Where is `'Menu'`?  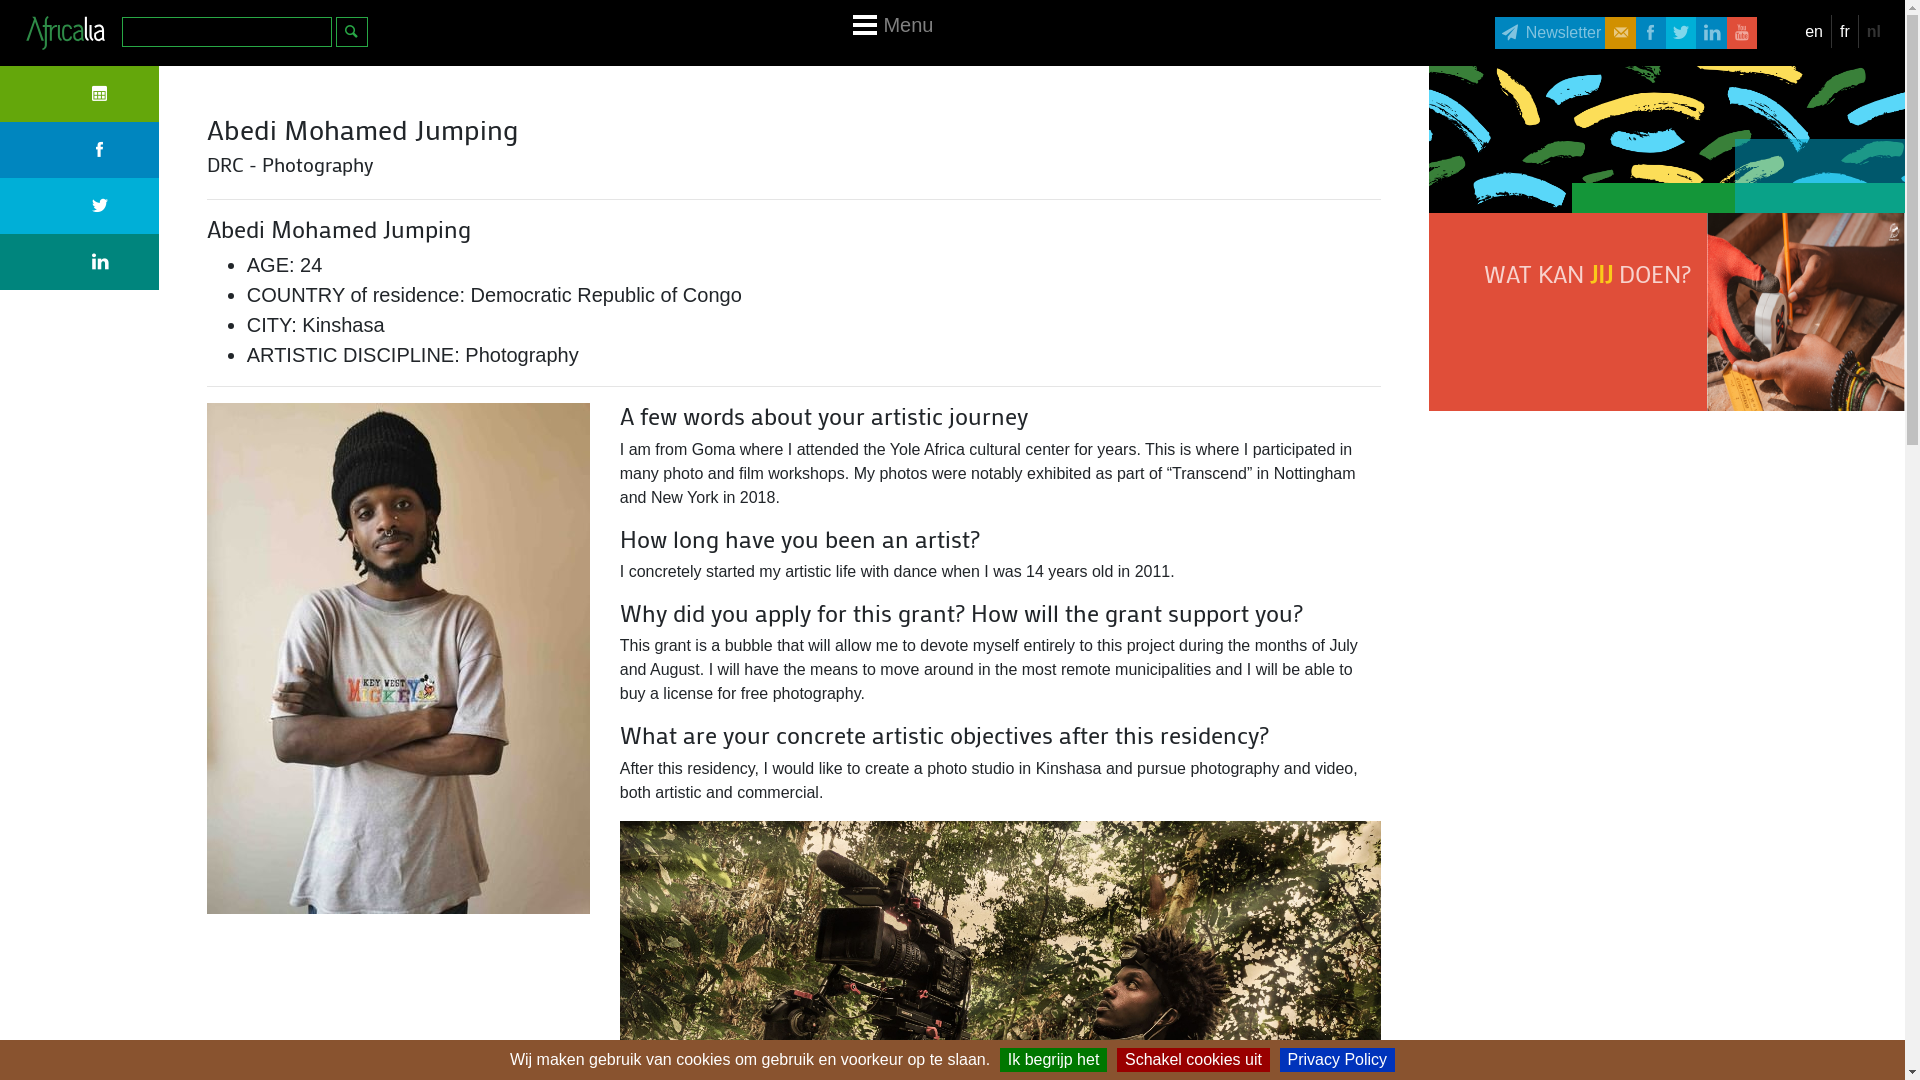 'Menu' is located at coordinates (906, 33).